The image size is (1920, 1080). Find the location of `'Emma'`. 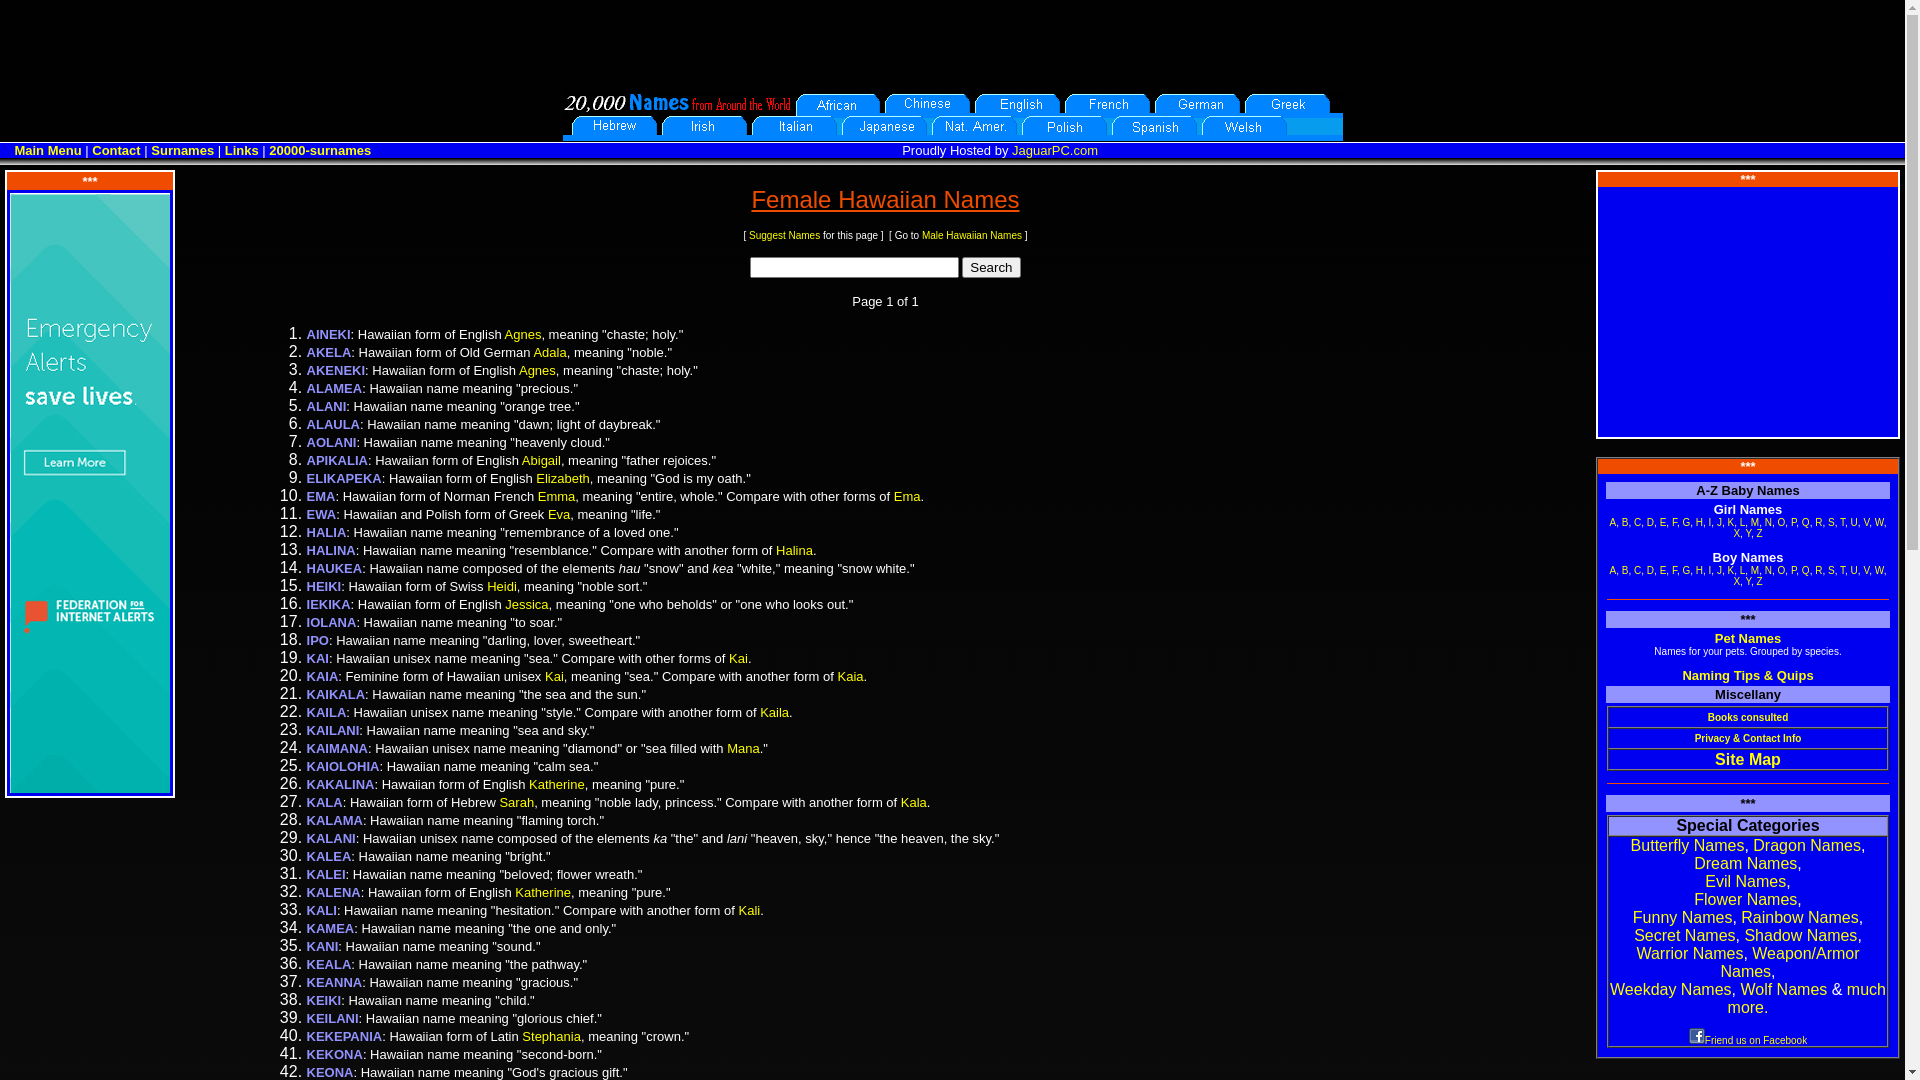

'Emma' is located at coordinates (556, 495).